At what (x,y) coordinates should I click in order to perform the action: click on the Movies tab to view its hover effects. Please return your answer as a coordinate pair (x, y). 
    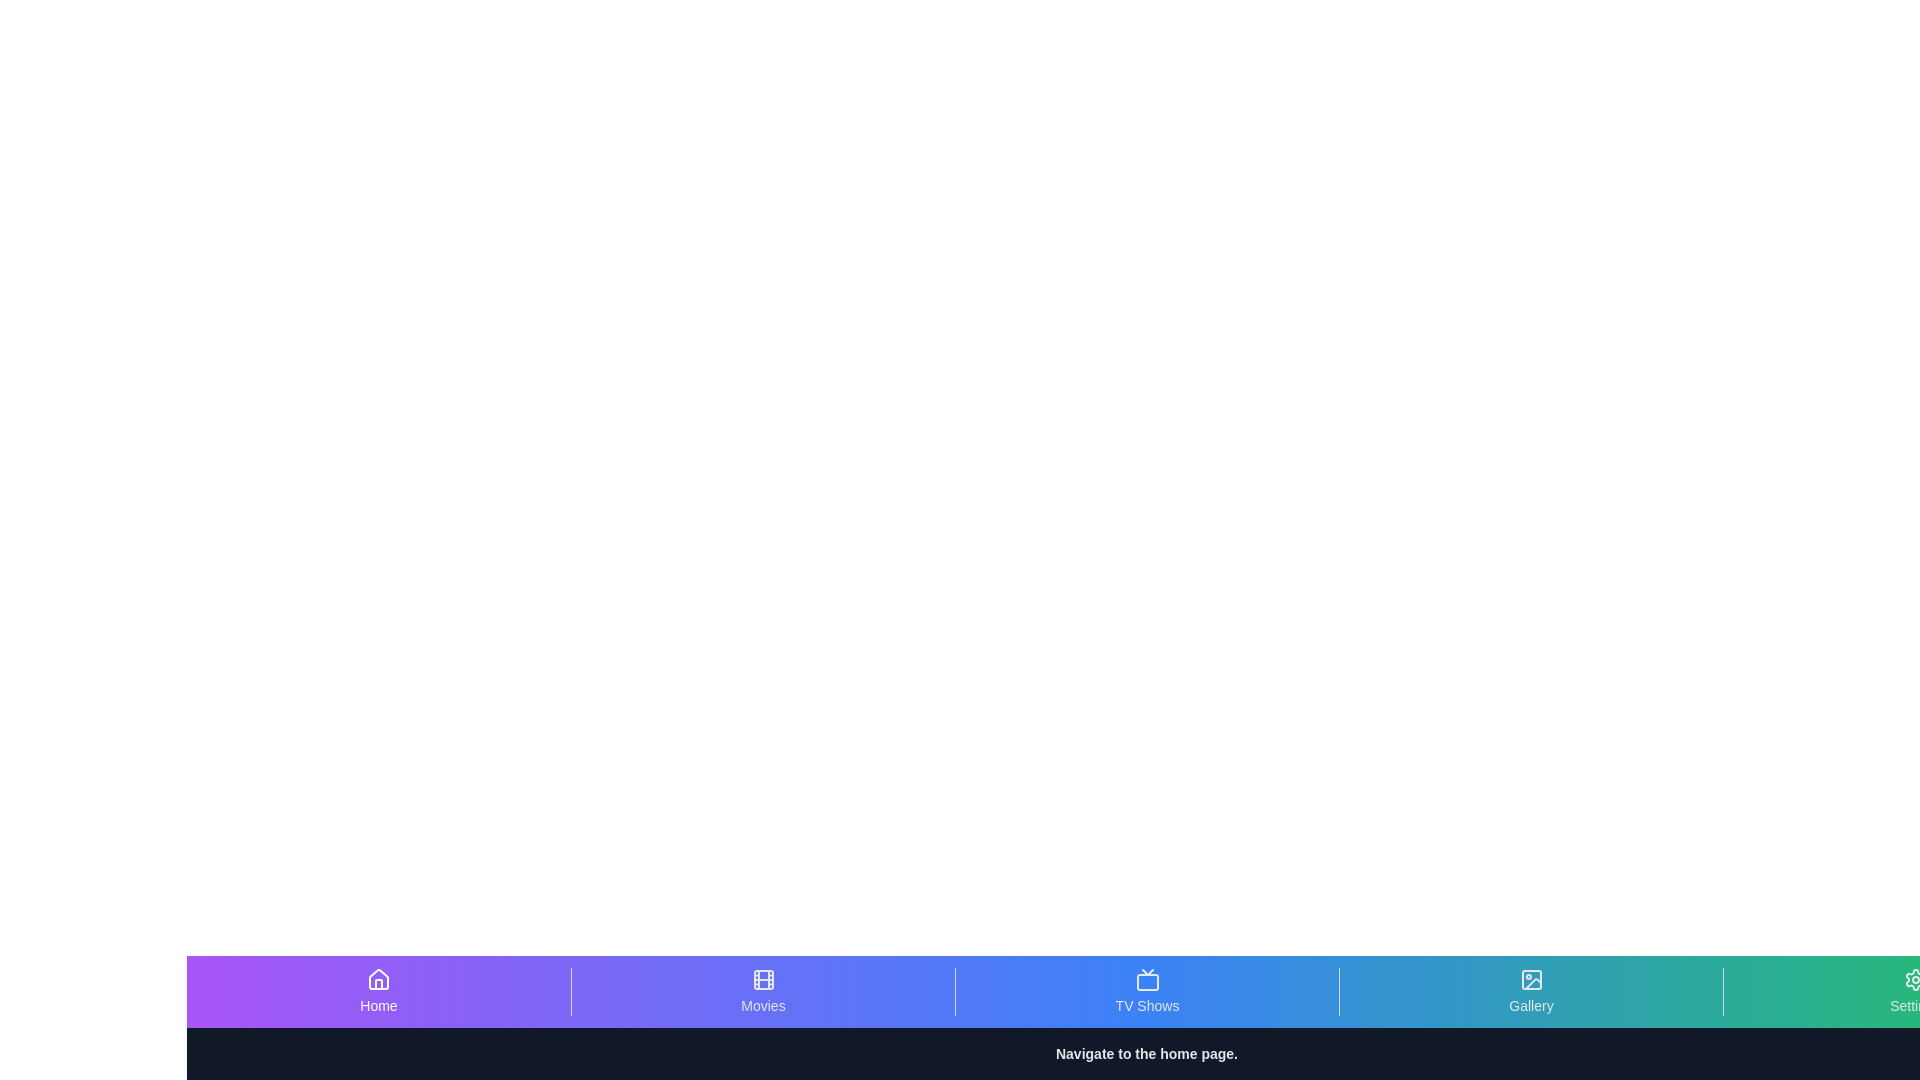
    Looking at the image, I should click on (762, 991).